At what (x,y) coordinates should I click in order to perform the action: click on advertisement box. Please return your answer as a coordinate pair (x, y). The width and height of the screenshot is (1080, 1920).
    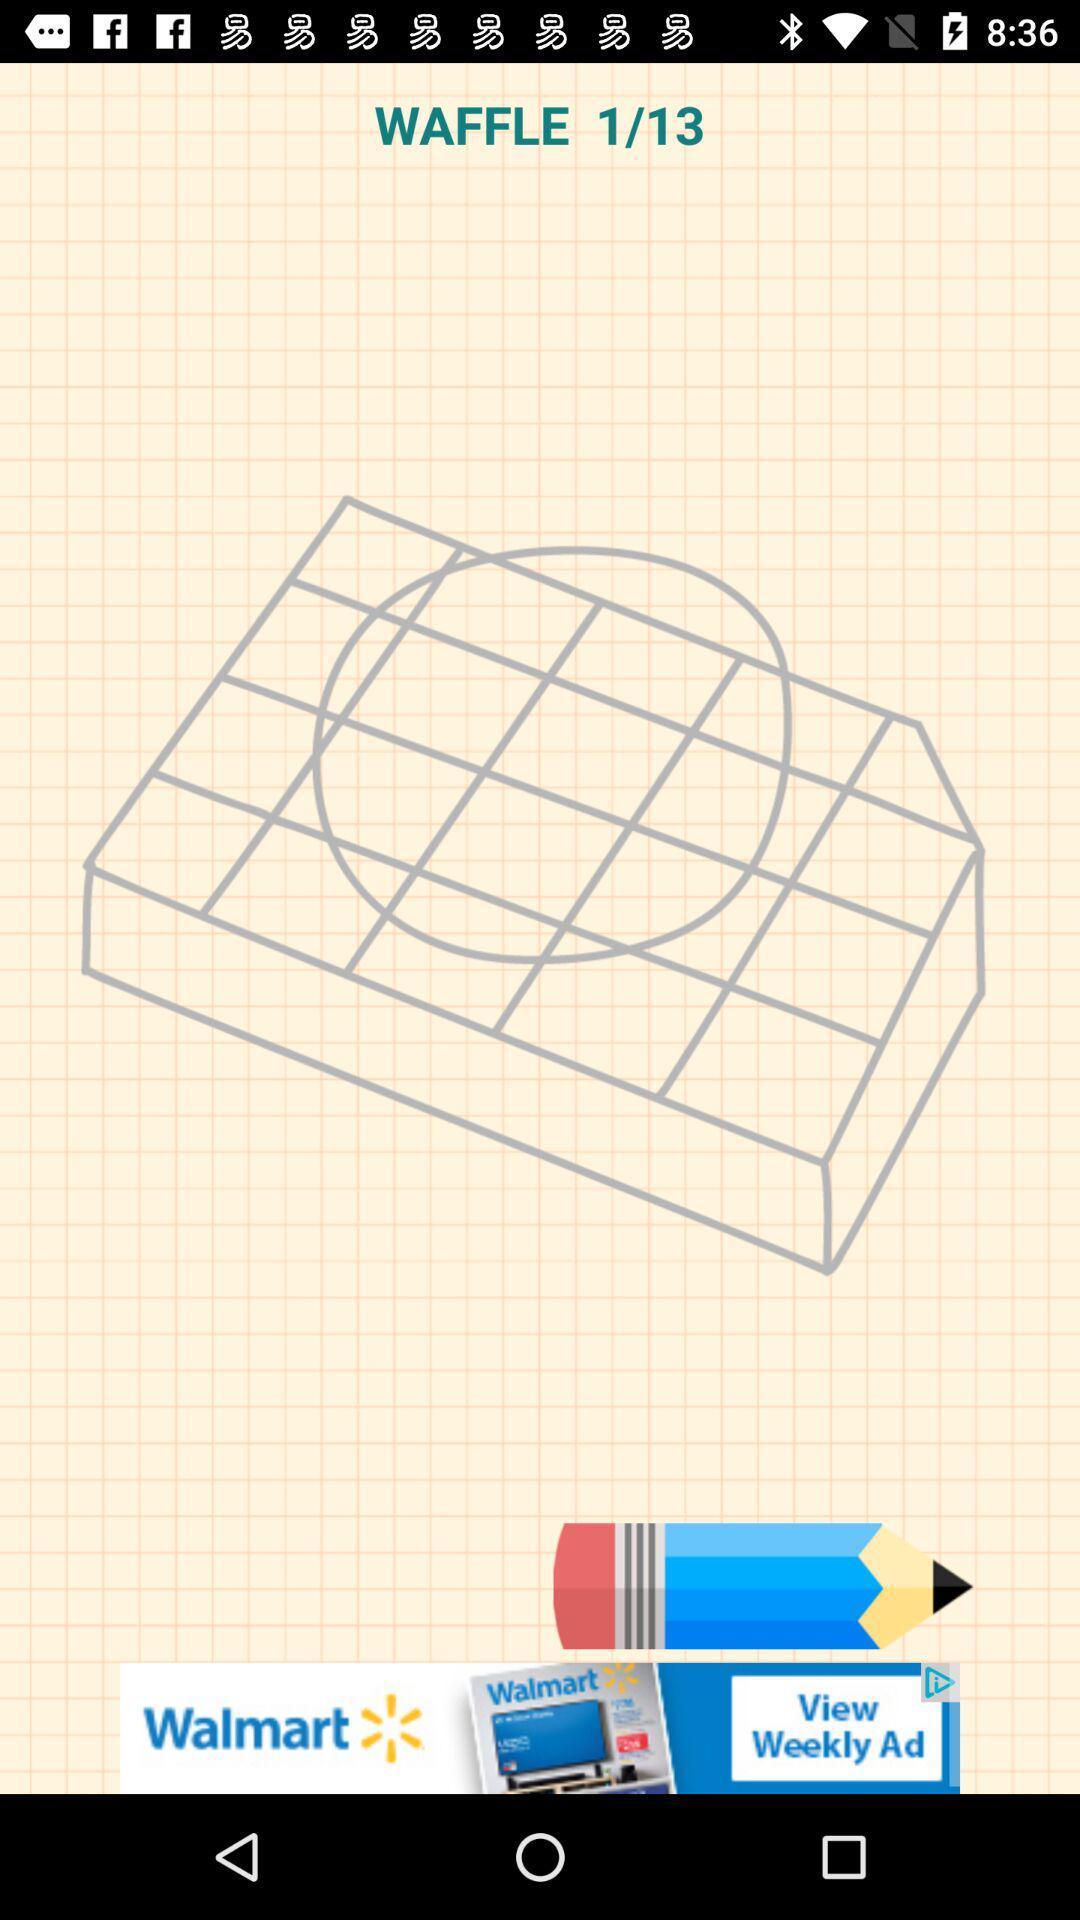
    Looking at the image, I should click on (540, 1727).